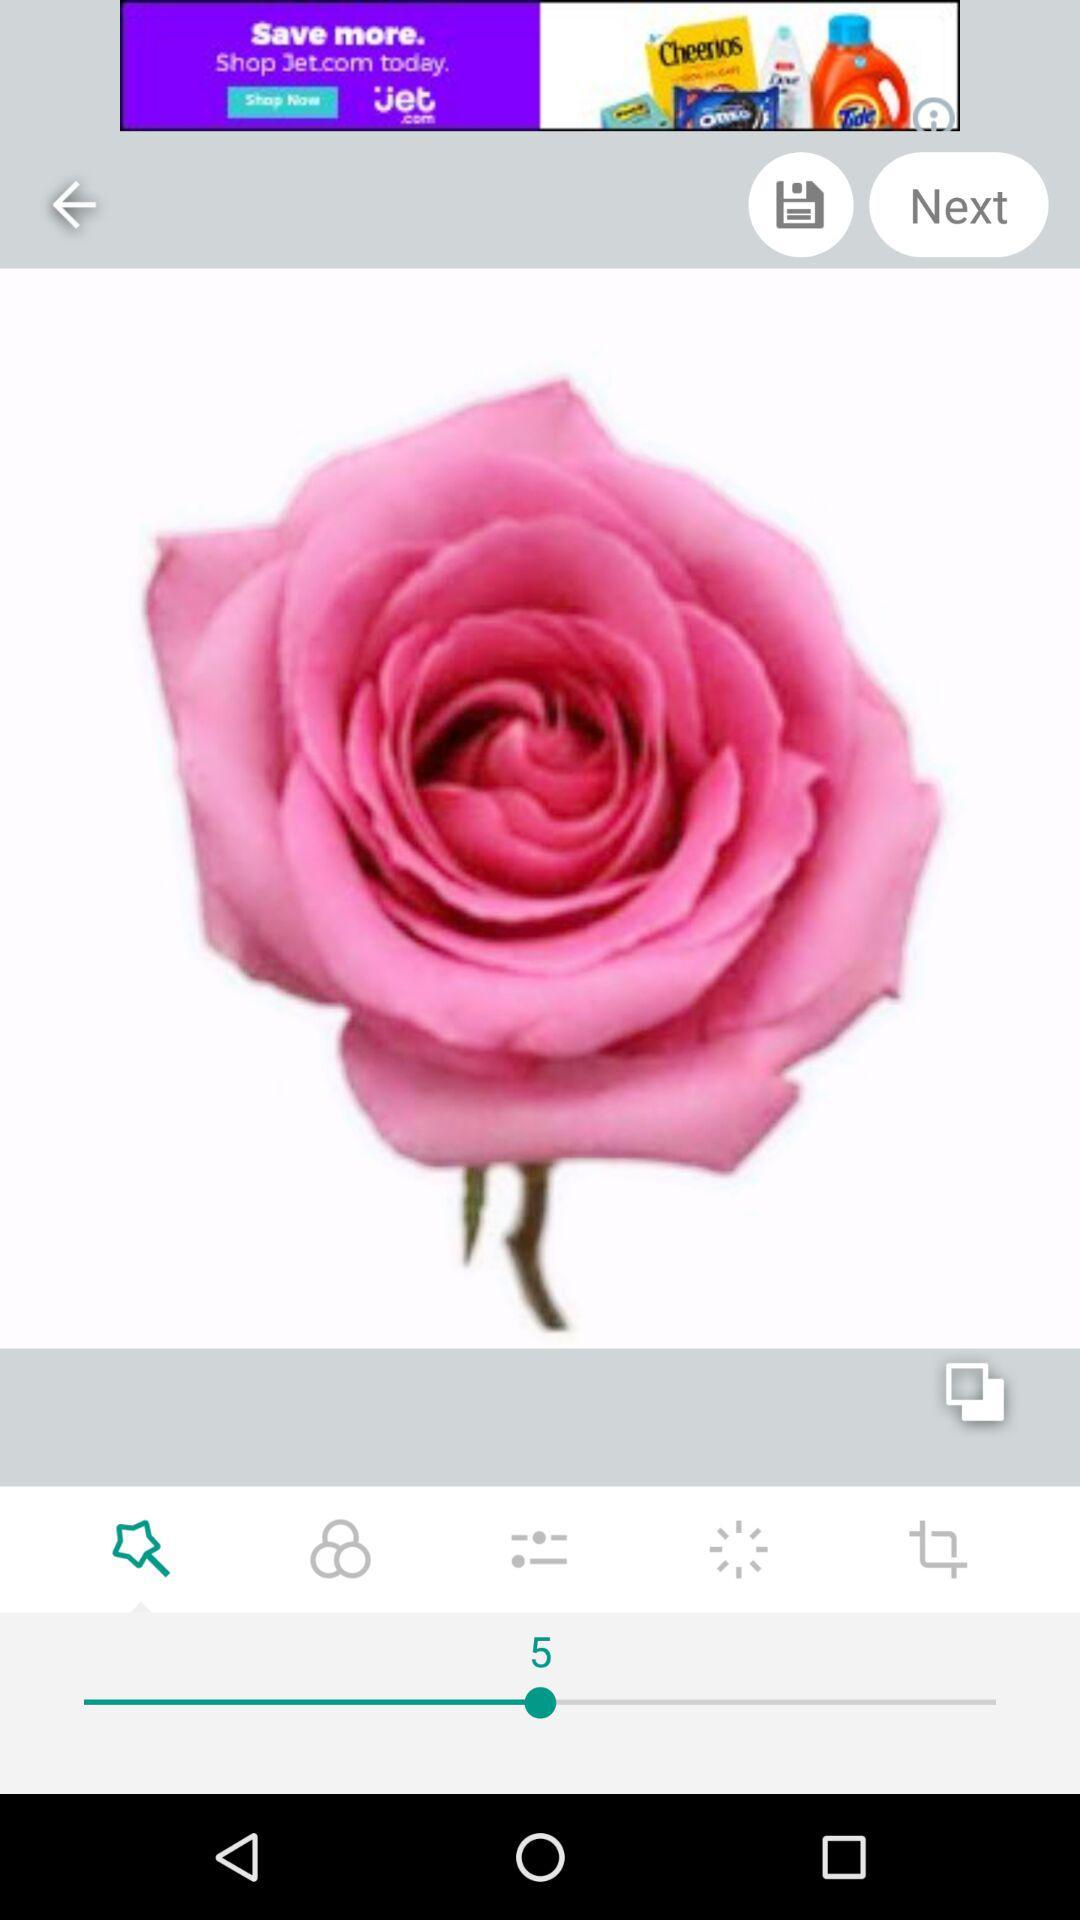  What do you see at coordinates (72, 204) in the screenshot?
I see `the previous page` at bounding box center [72, 204].